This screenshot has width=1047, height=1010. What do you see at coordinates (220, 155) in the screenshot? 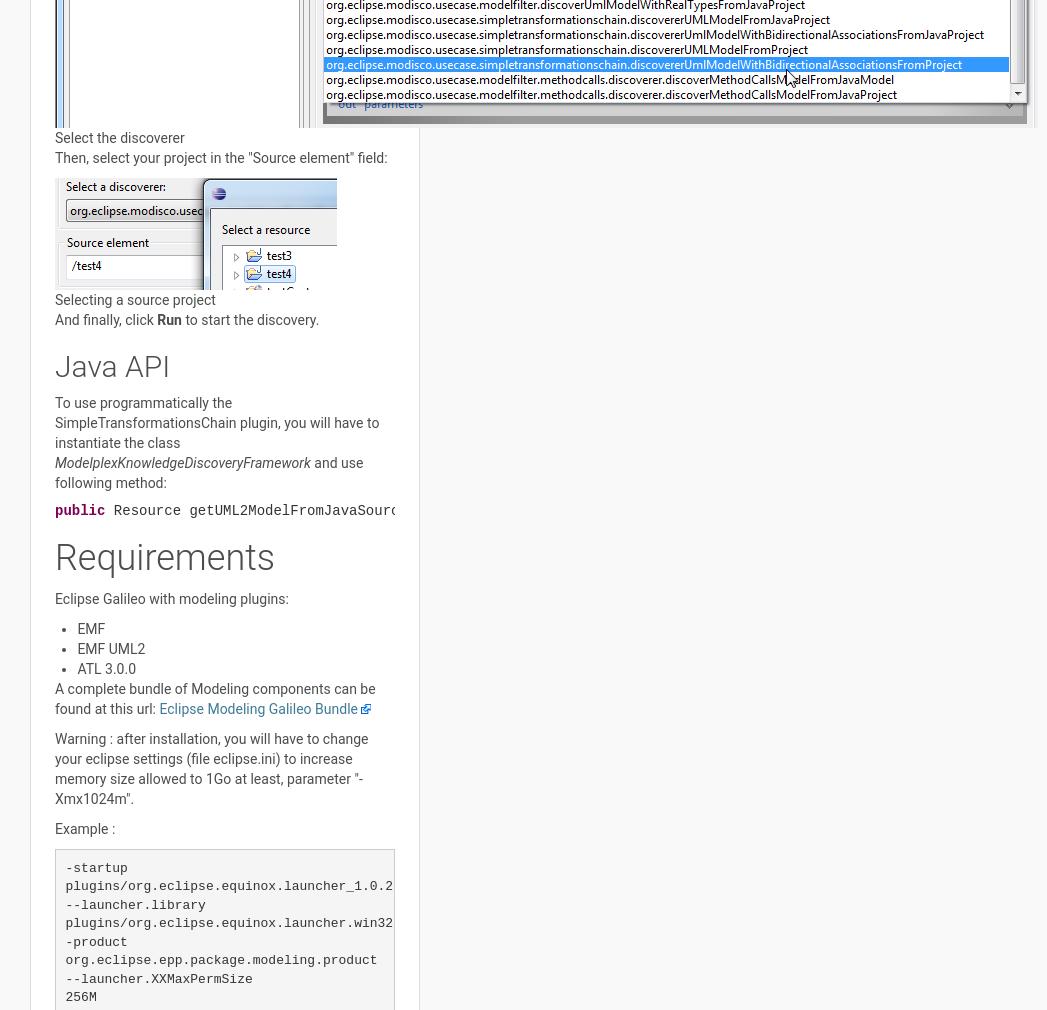
I see `'Then, select your project in the "Source element" field:'` at bounding box center [220, 155].